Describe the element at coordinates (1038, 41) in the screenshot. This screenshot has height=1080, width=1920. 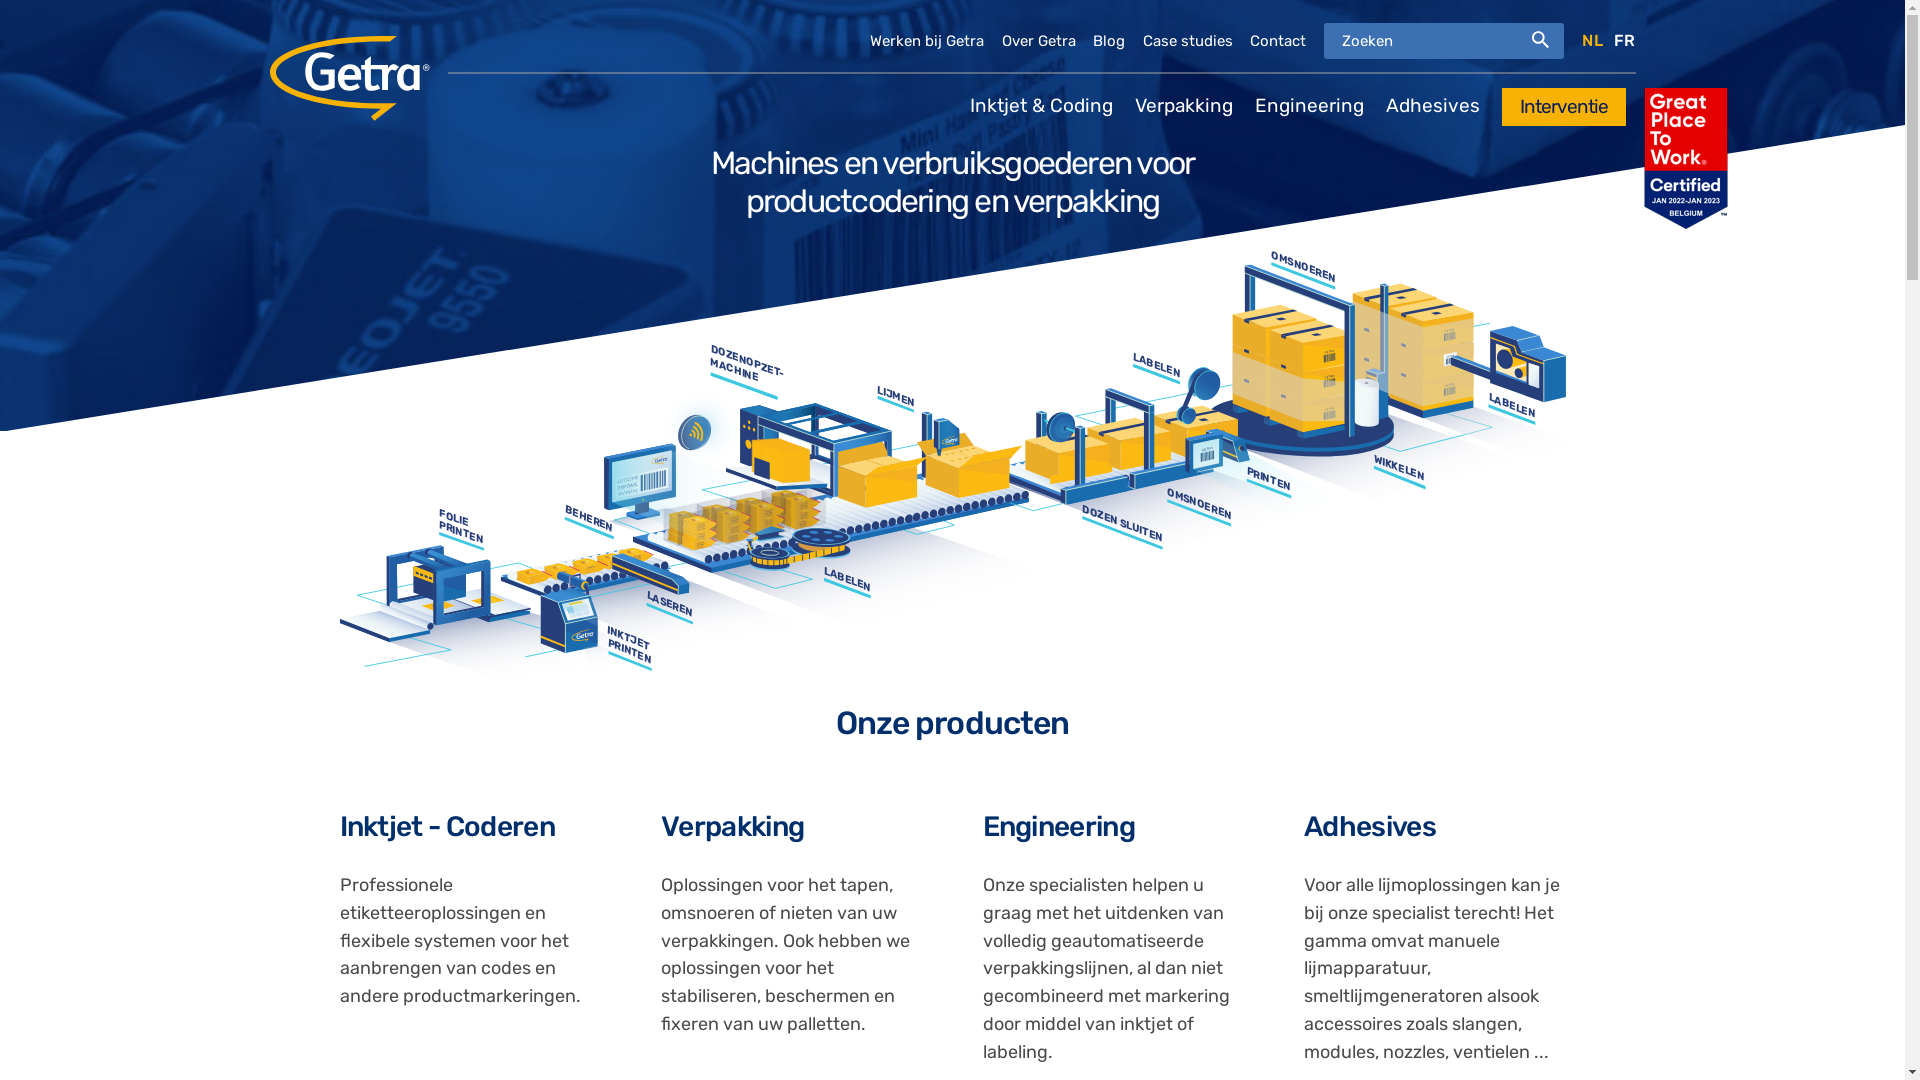
I see `'Over Getra'` at that location.